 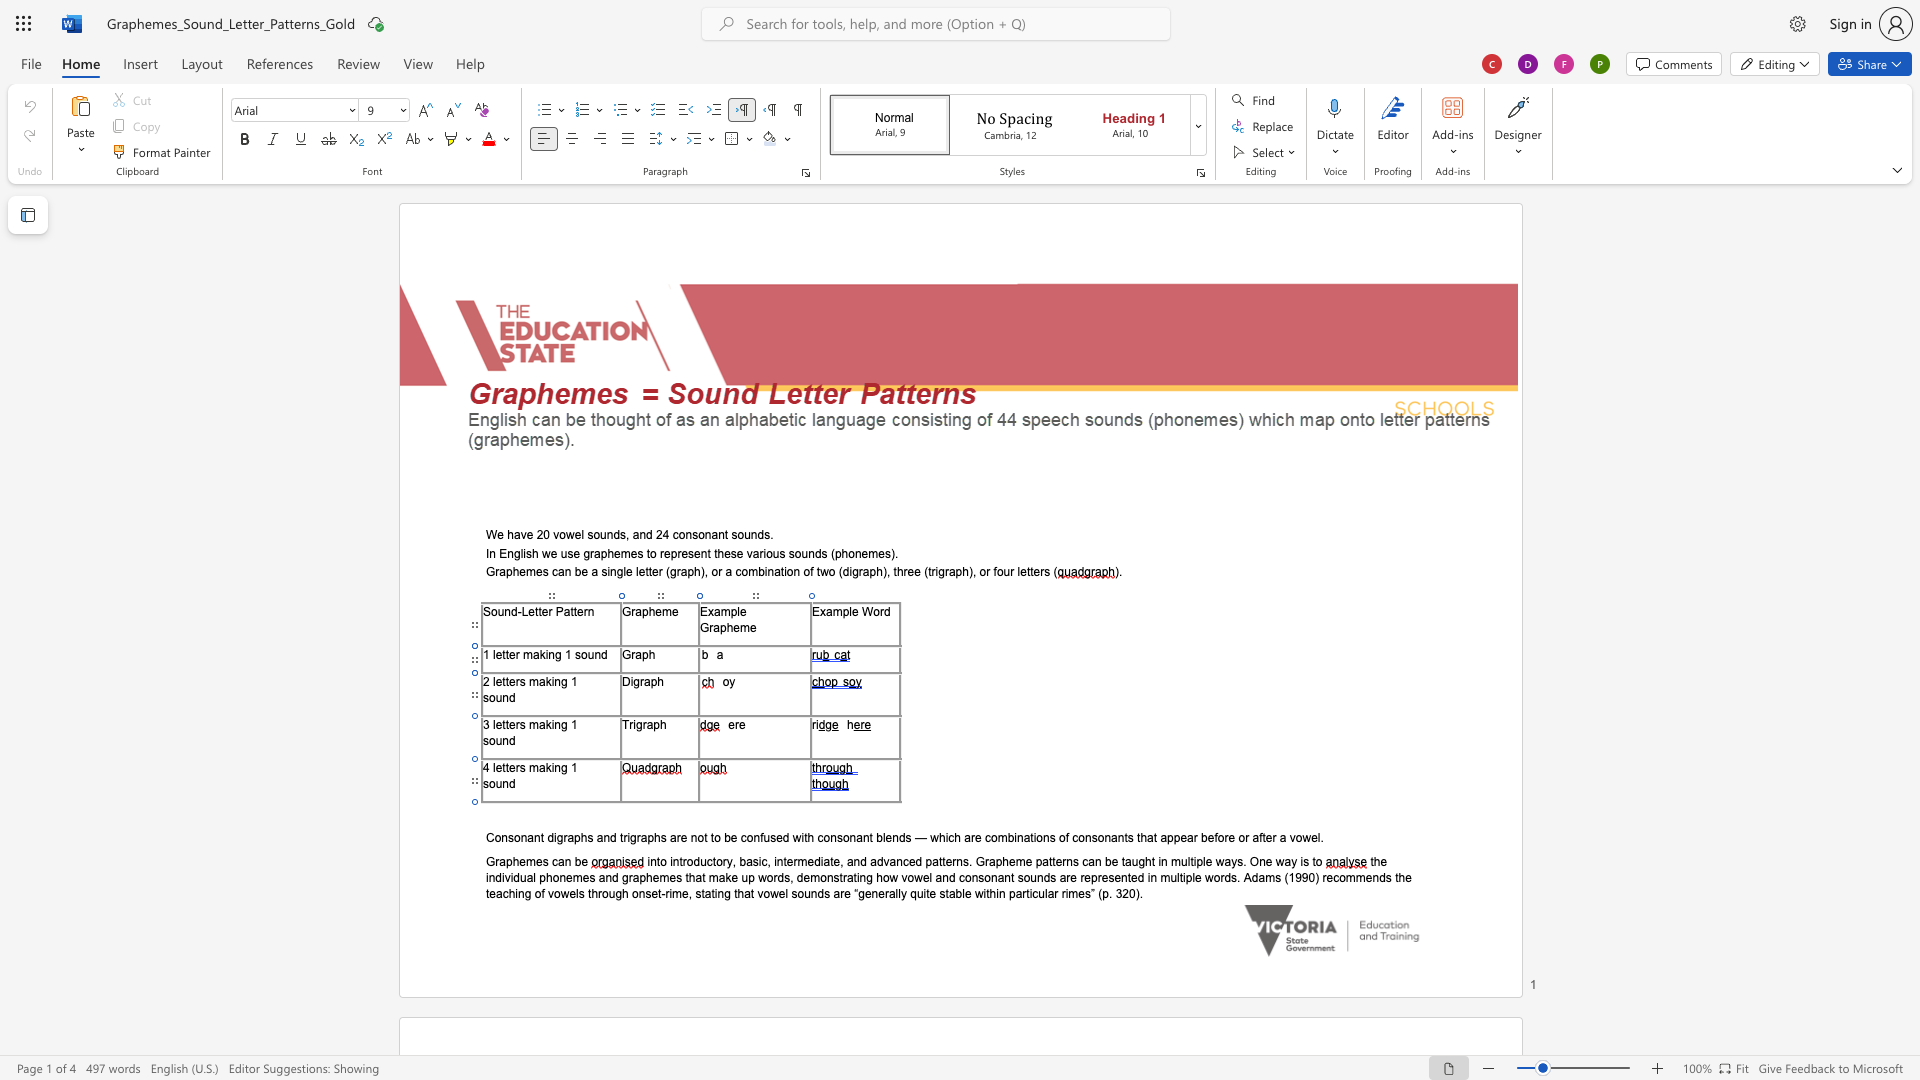 What do you see at coordinates (635, 876) in the screenshot?
I see `the 3th character "a" in the text` at bounding box center [635, 876].